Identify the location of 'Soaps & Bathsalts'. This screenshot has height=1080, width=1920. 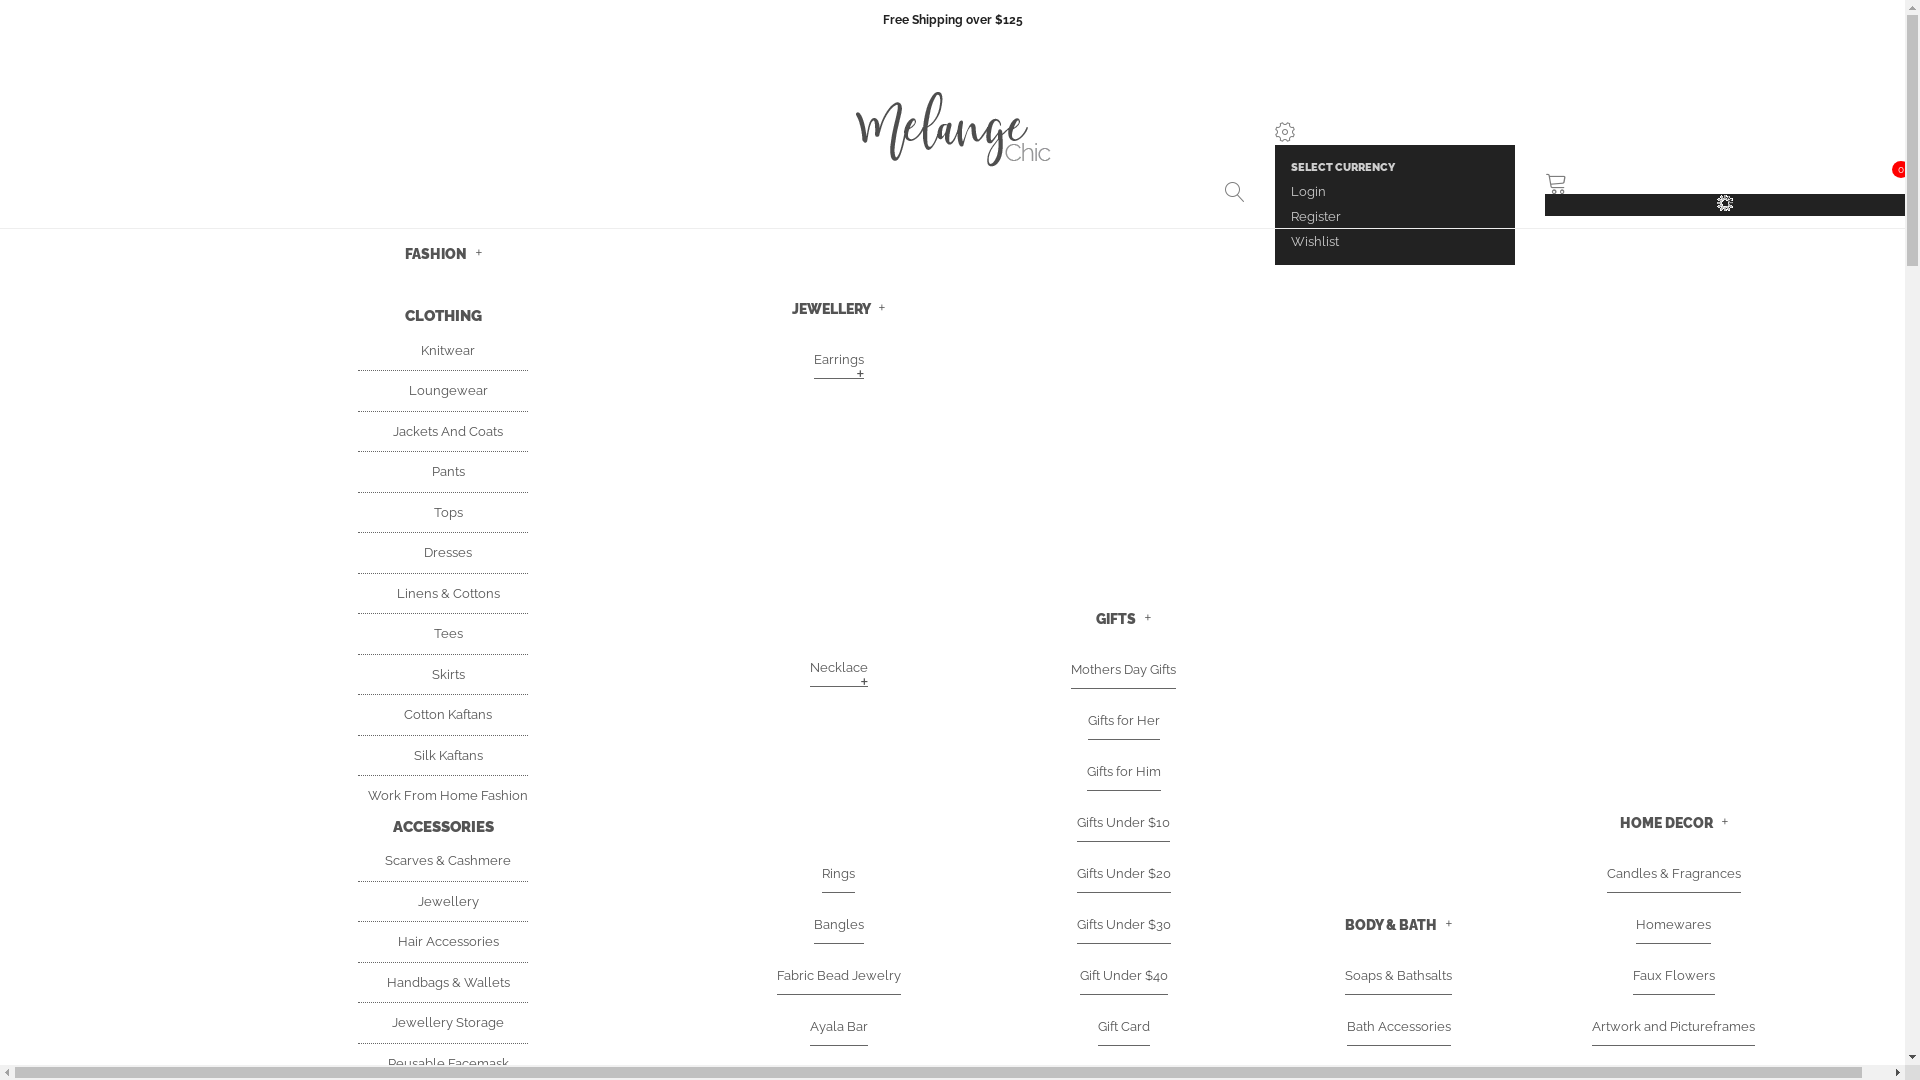
(1344, 974).